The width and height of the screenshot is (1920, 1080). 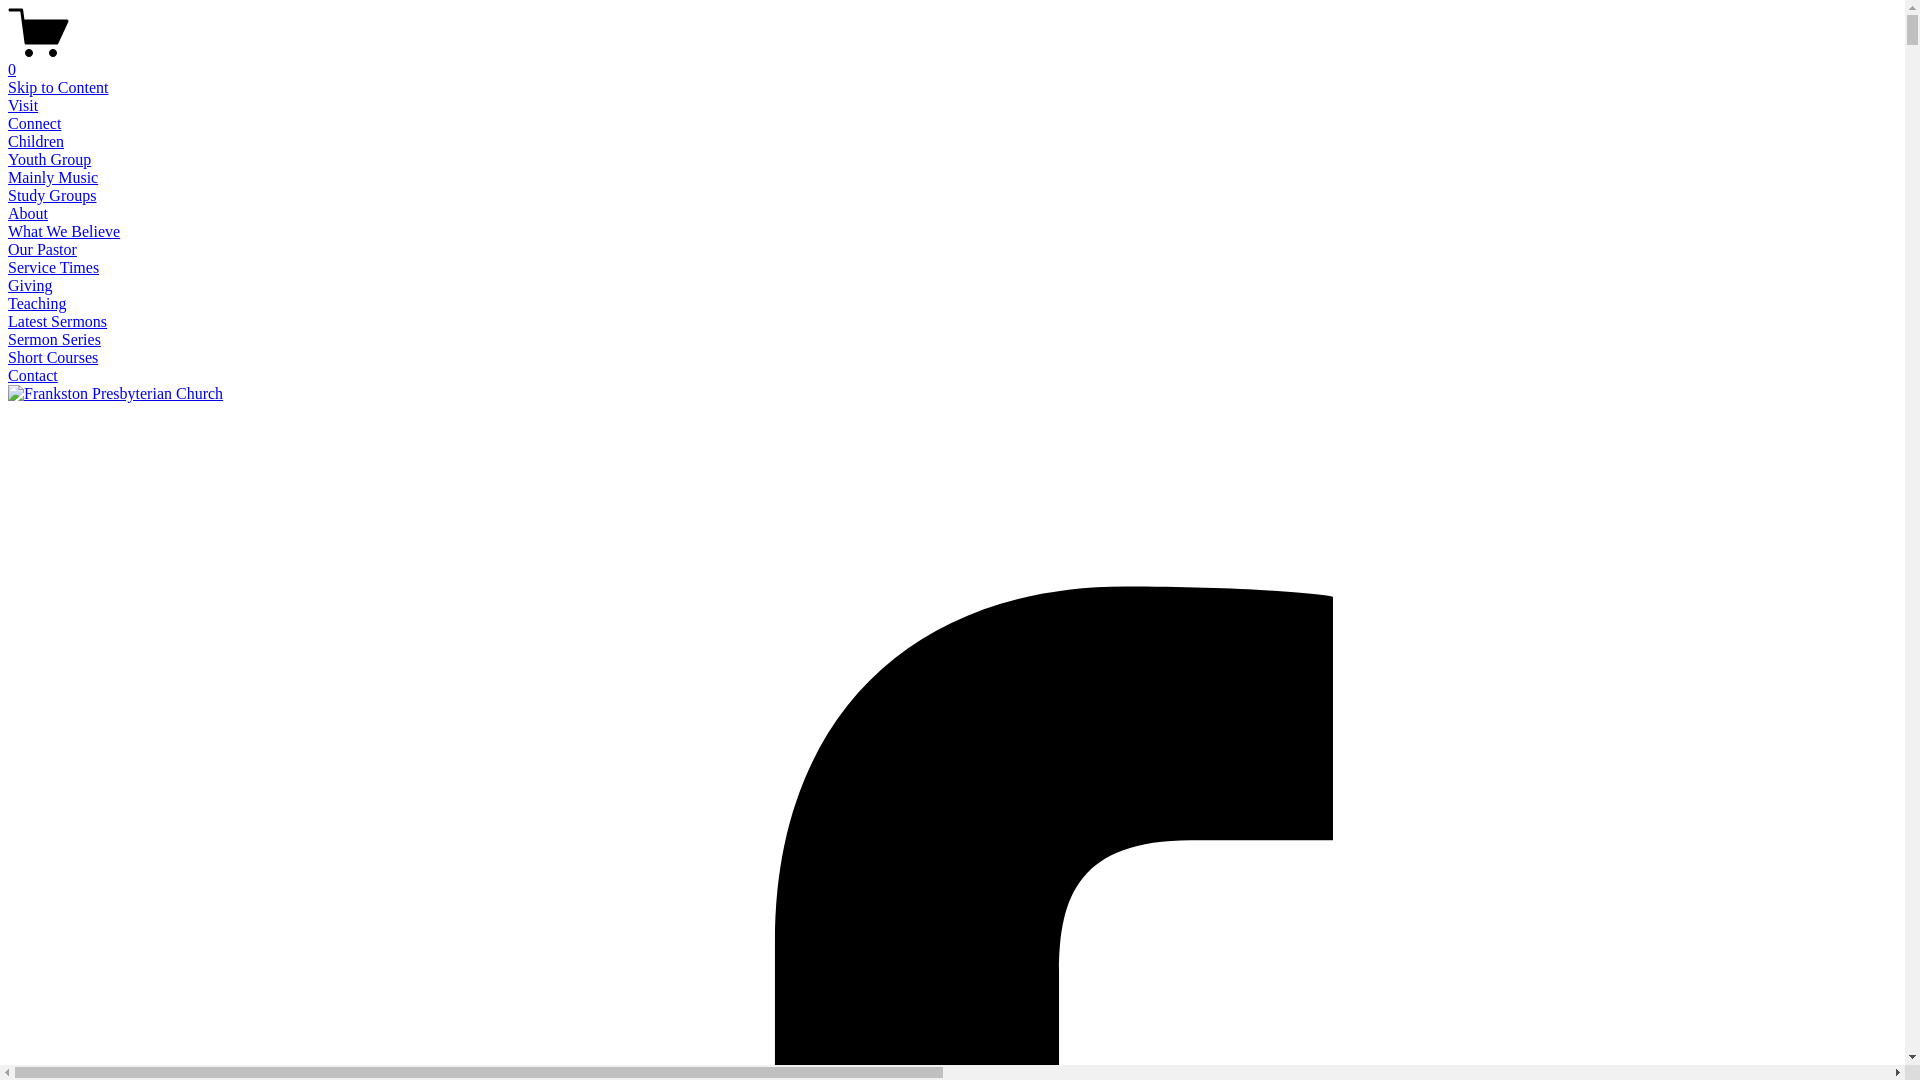 I want to click on 'Short Courses', so click(x=52, y=356).